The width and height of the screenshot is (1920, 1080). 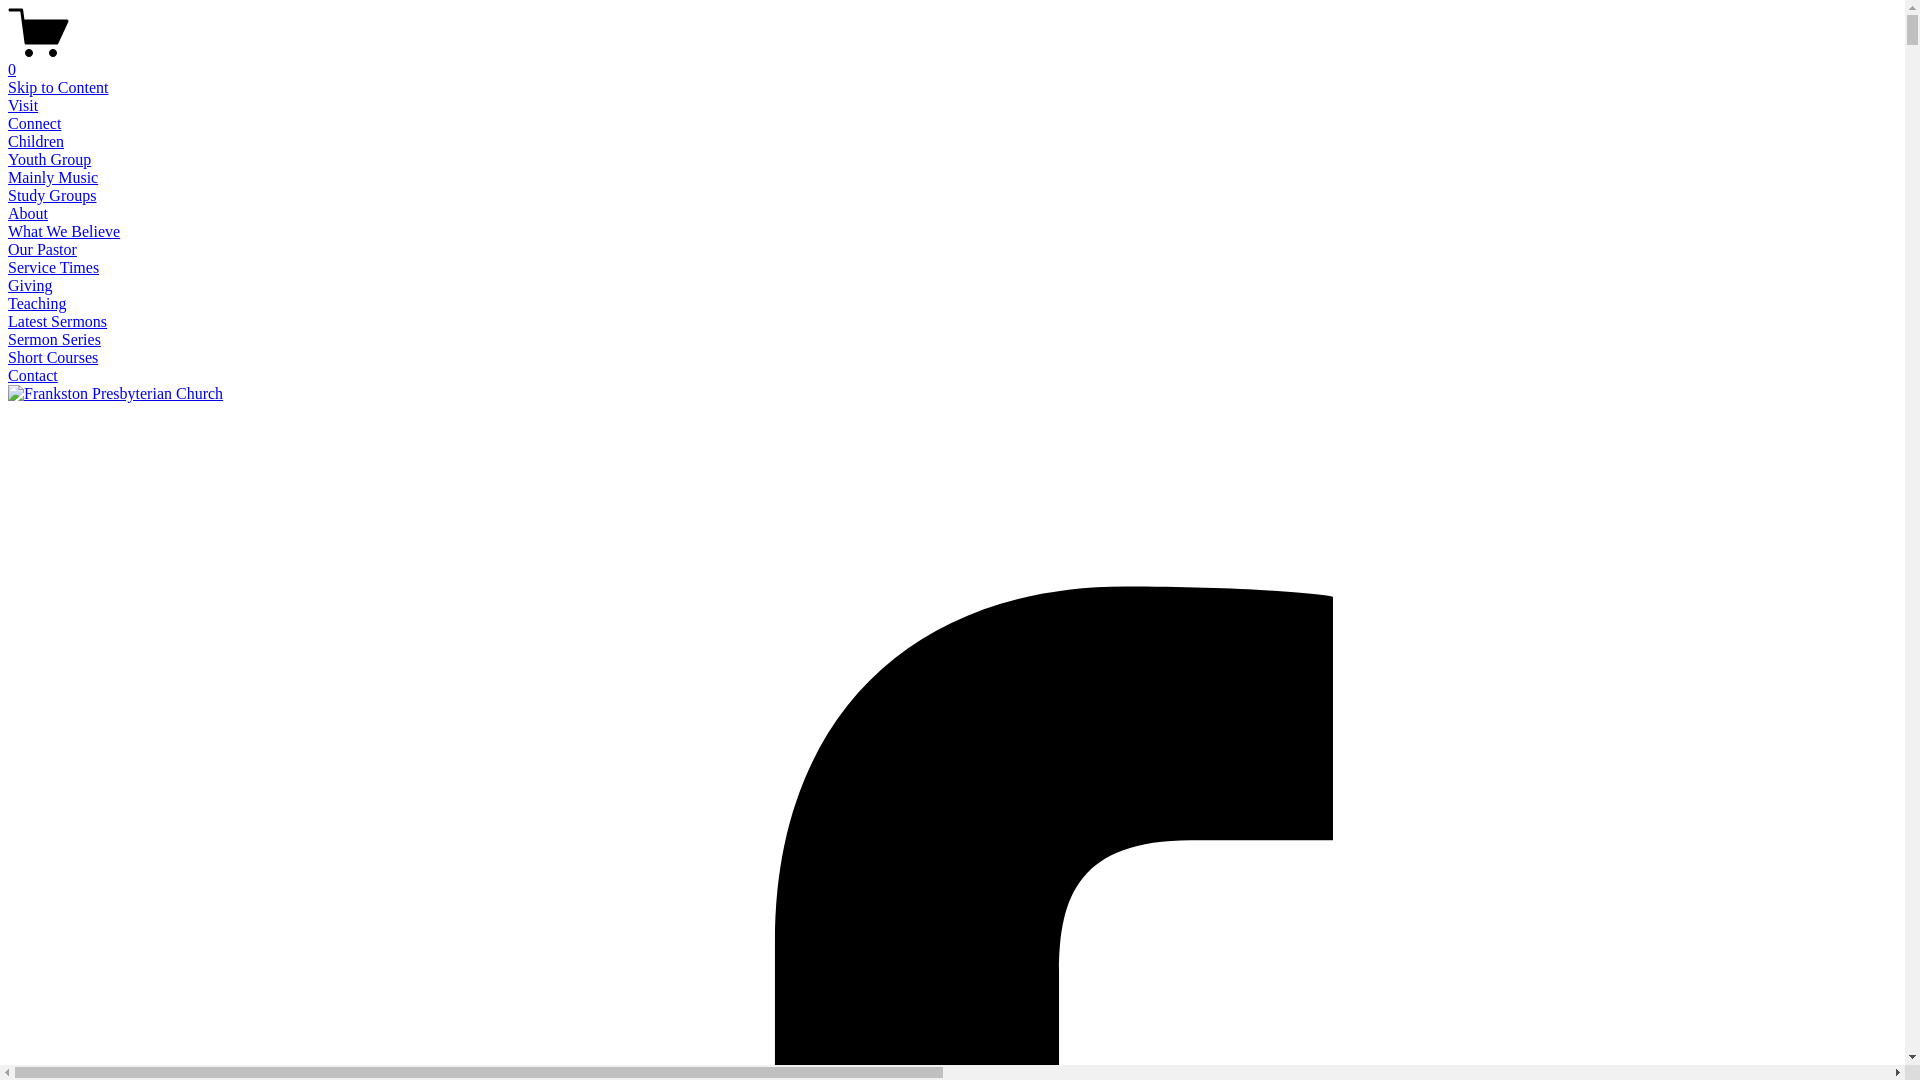 I want to click on 'Short Courses', so click(x=52, y=356).